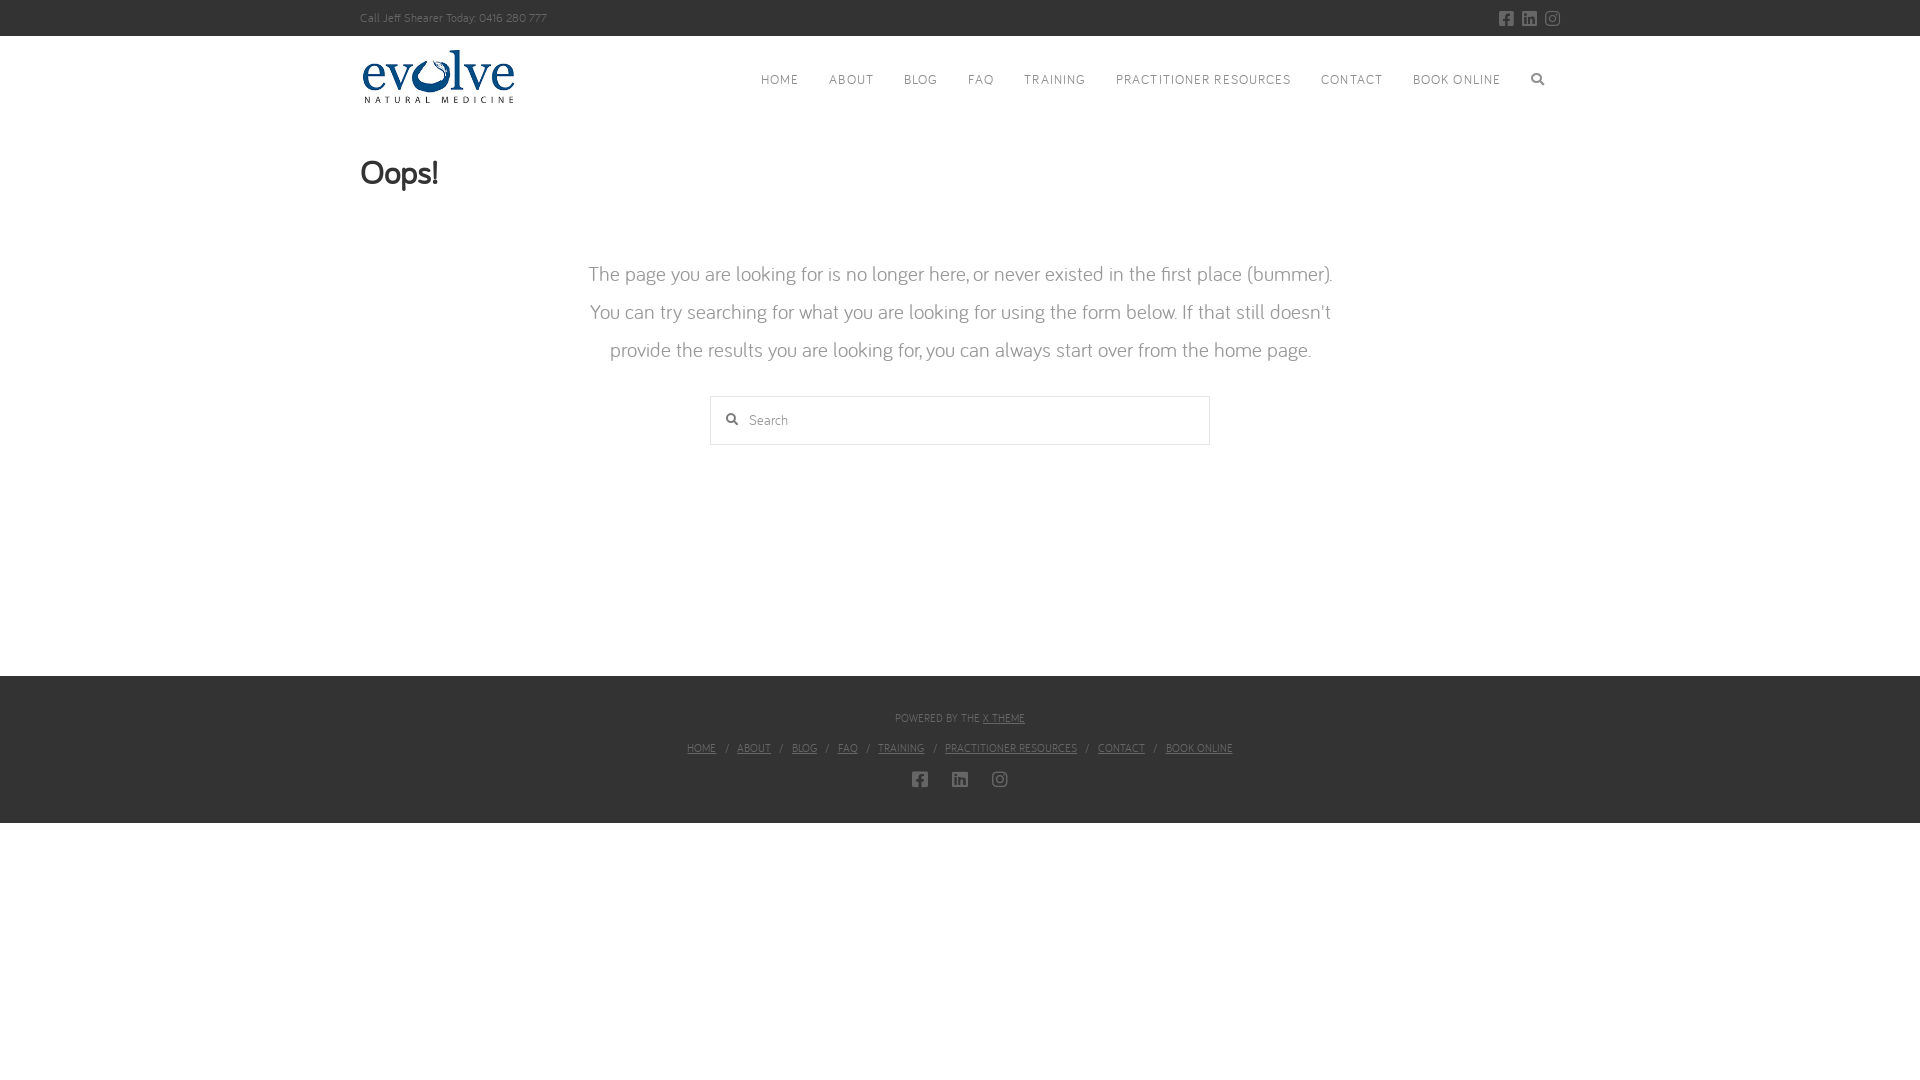 The height and width of the screenshot is (1080, 1920). What do you see at coordinates (920, 80) in the screenshot?
I see `'BLOG'` at bounding box center [920, 80].